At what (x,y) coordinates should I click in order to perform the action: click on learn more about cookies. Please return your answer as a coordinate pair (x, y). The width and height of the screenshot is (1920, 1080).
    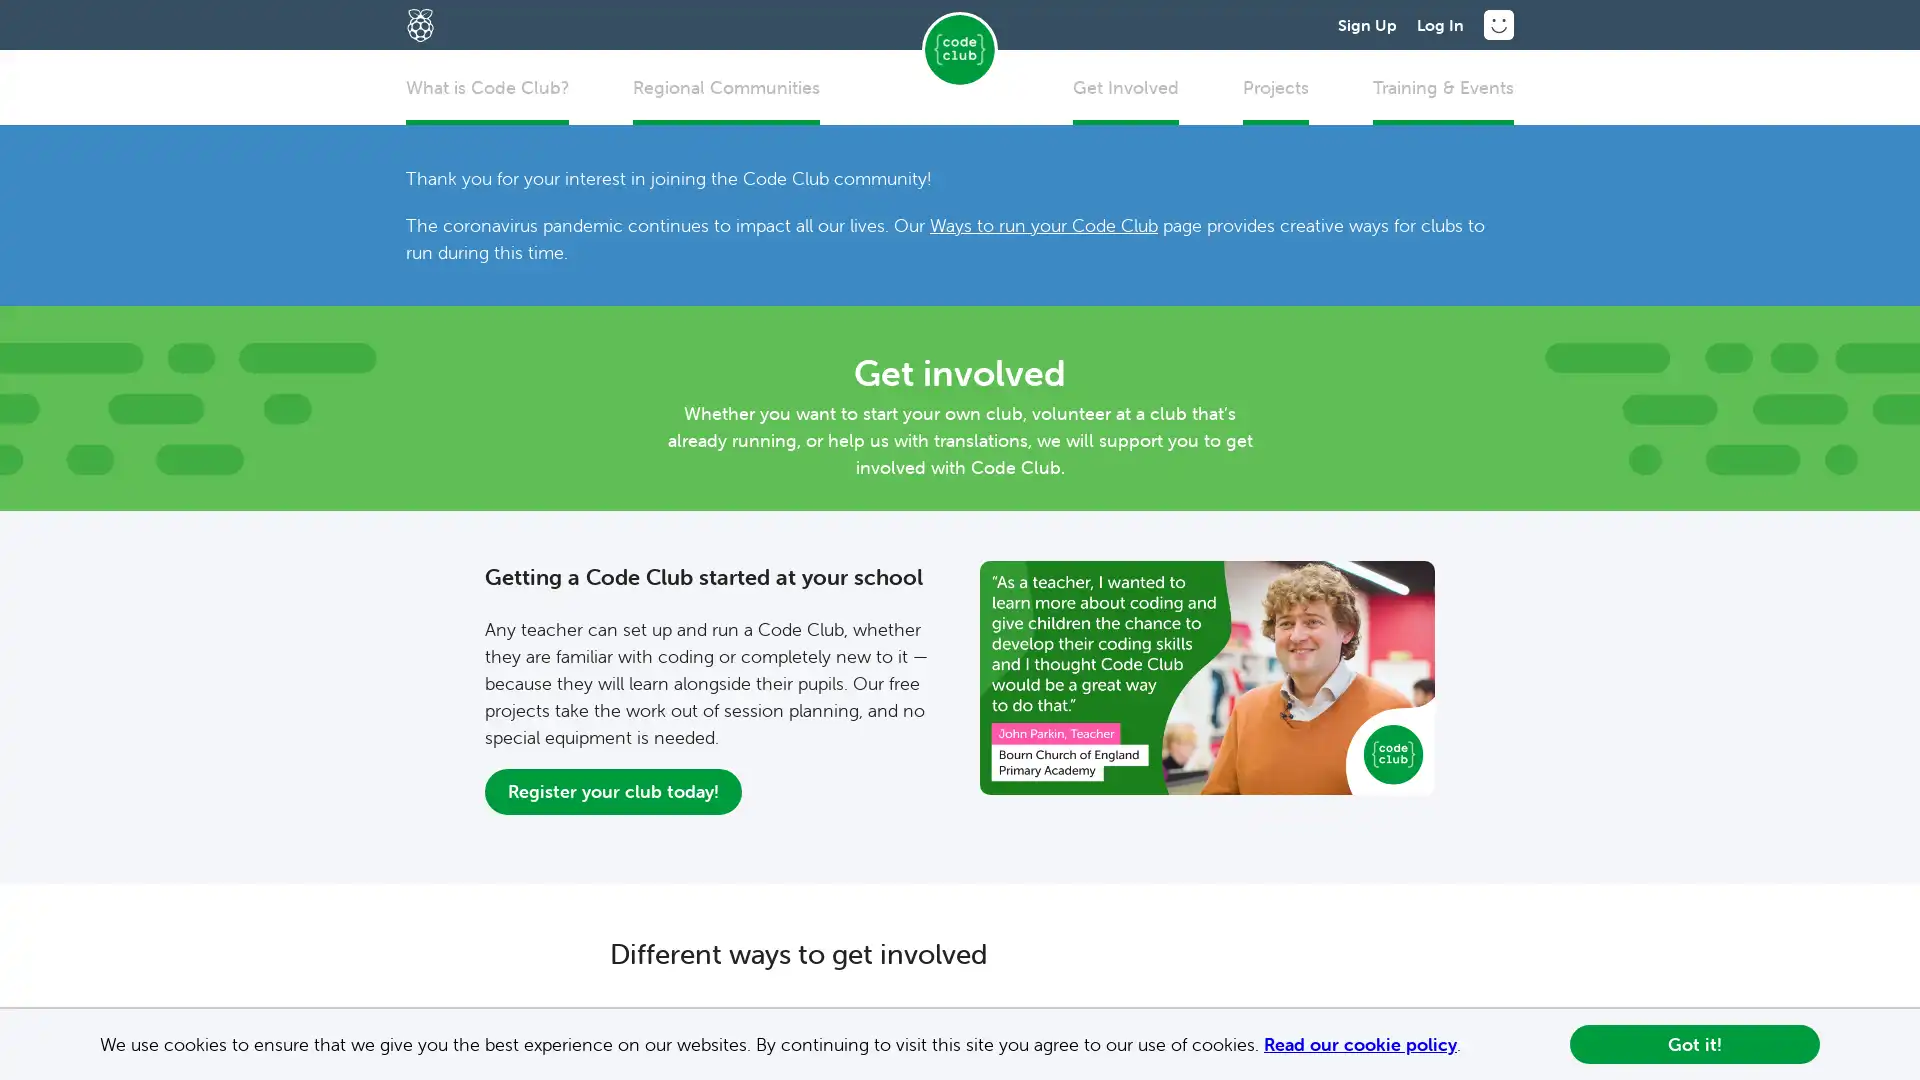
    Looking at the image, I should click on (1469, 1045).